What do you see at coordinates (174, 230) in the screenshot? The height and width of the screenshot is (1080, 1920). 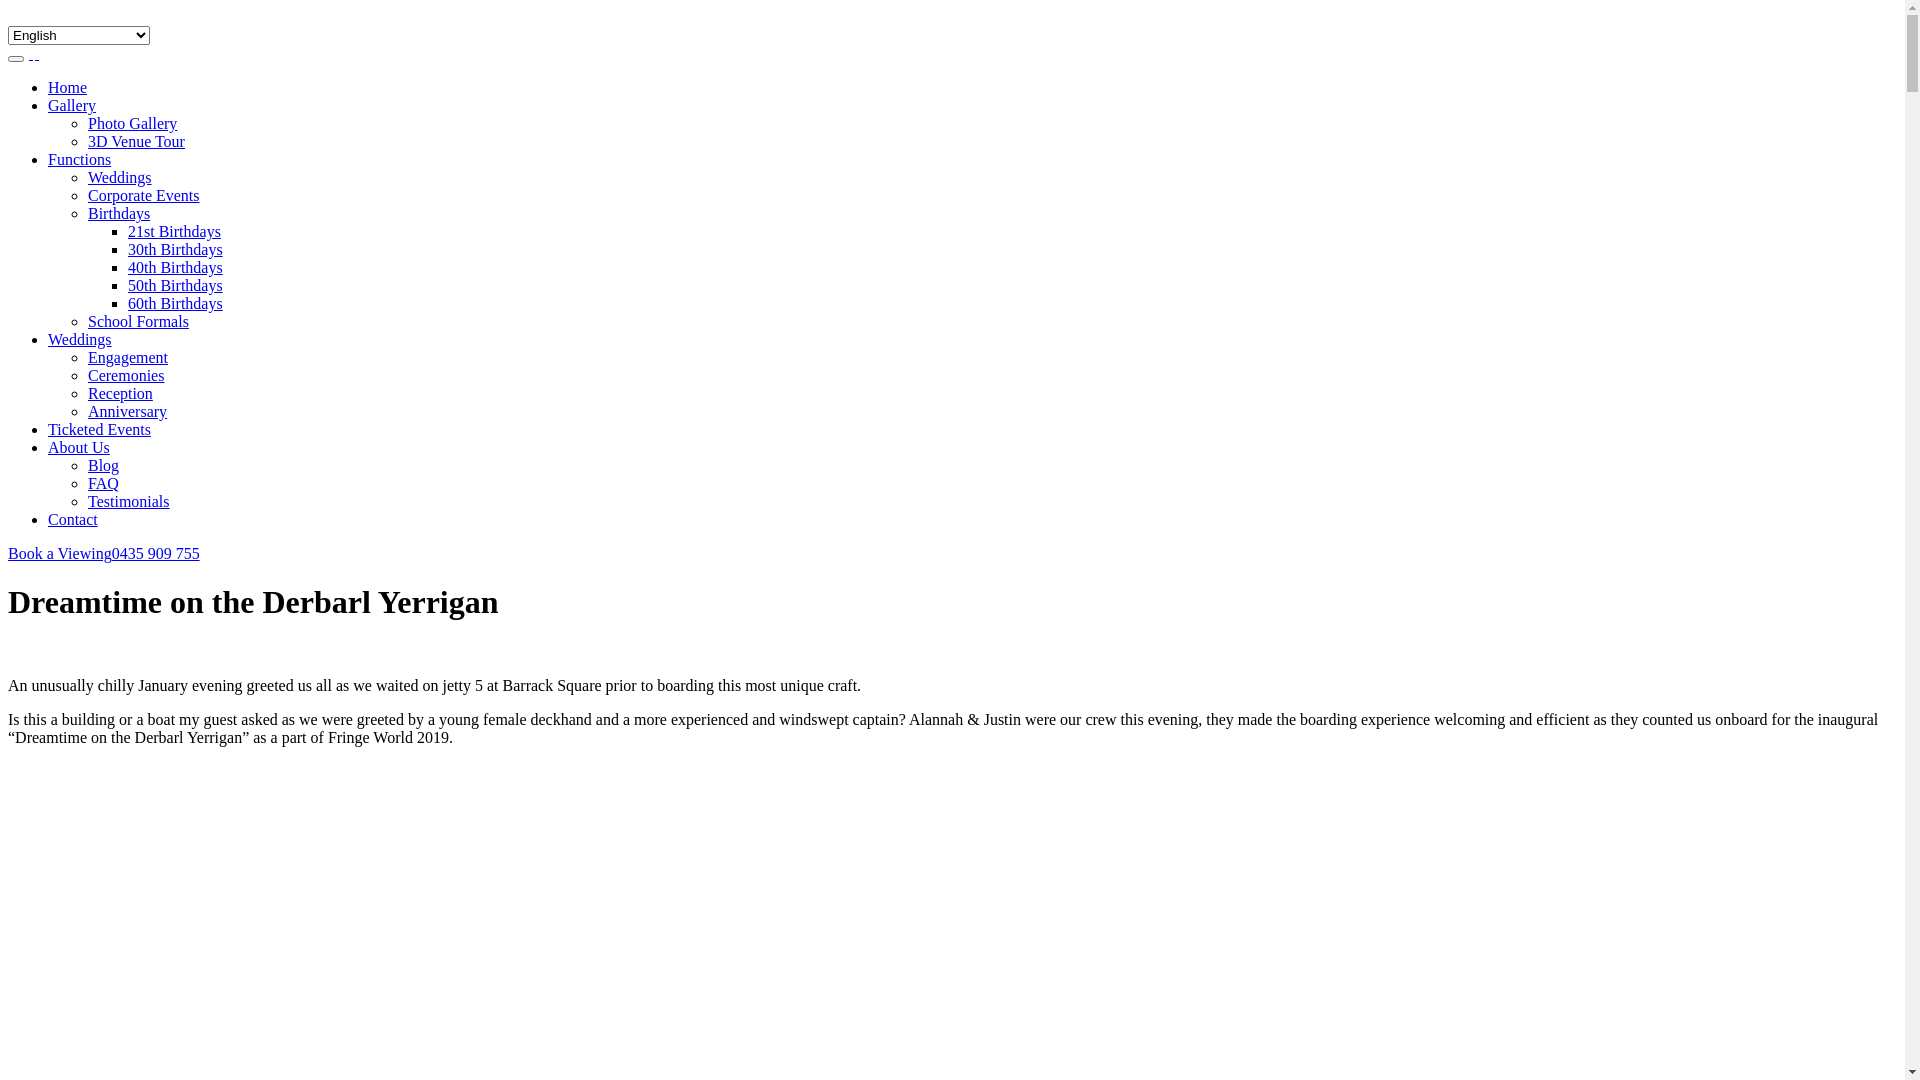 I see `'21st Birthdays'` at bounding box center [174, 230].